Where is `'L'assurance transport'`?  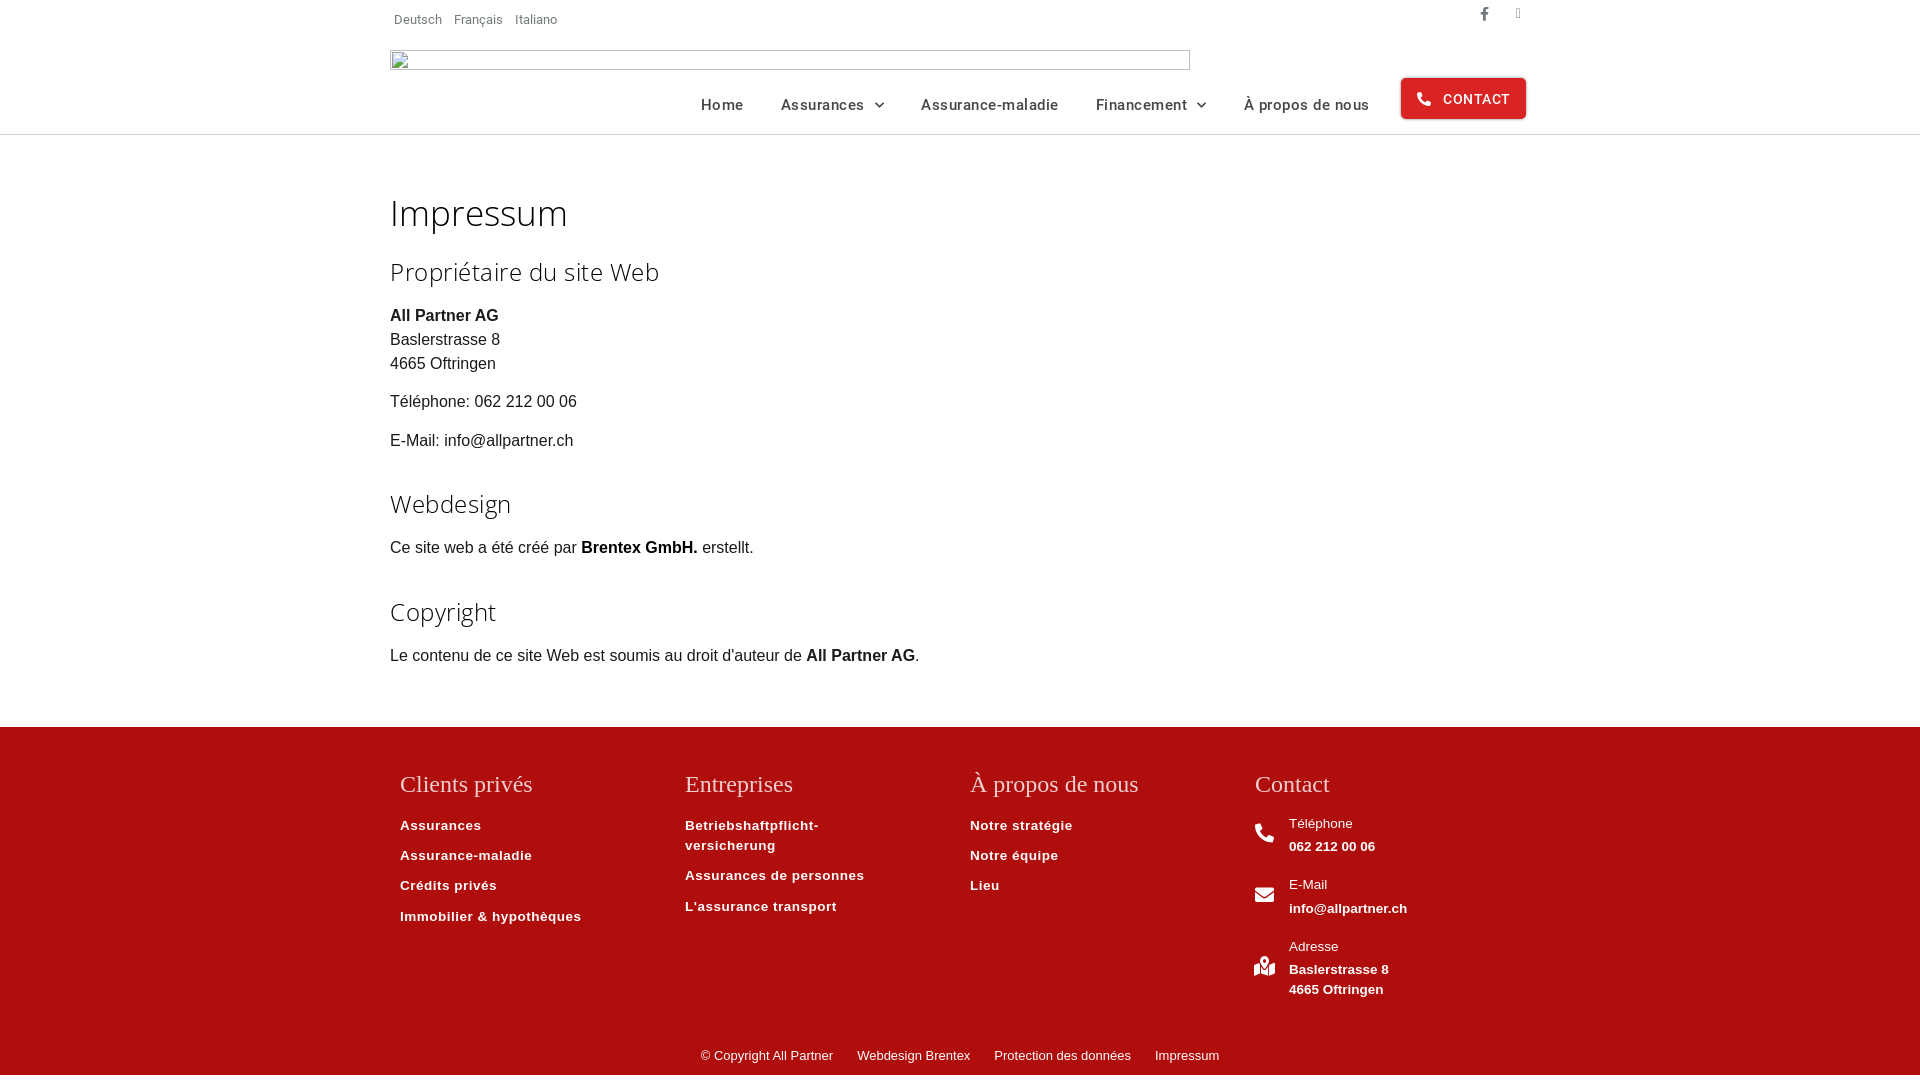
'L'assurance transport' is located at coordinates (817, 906).